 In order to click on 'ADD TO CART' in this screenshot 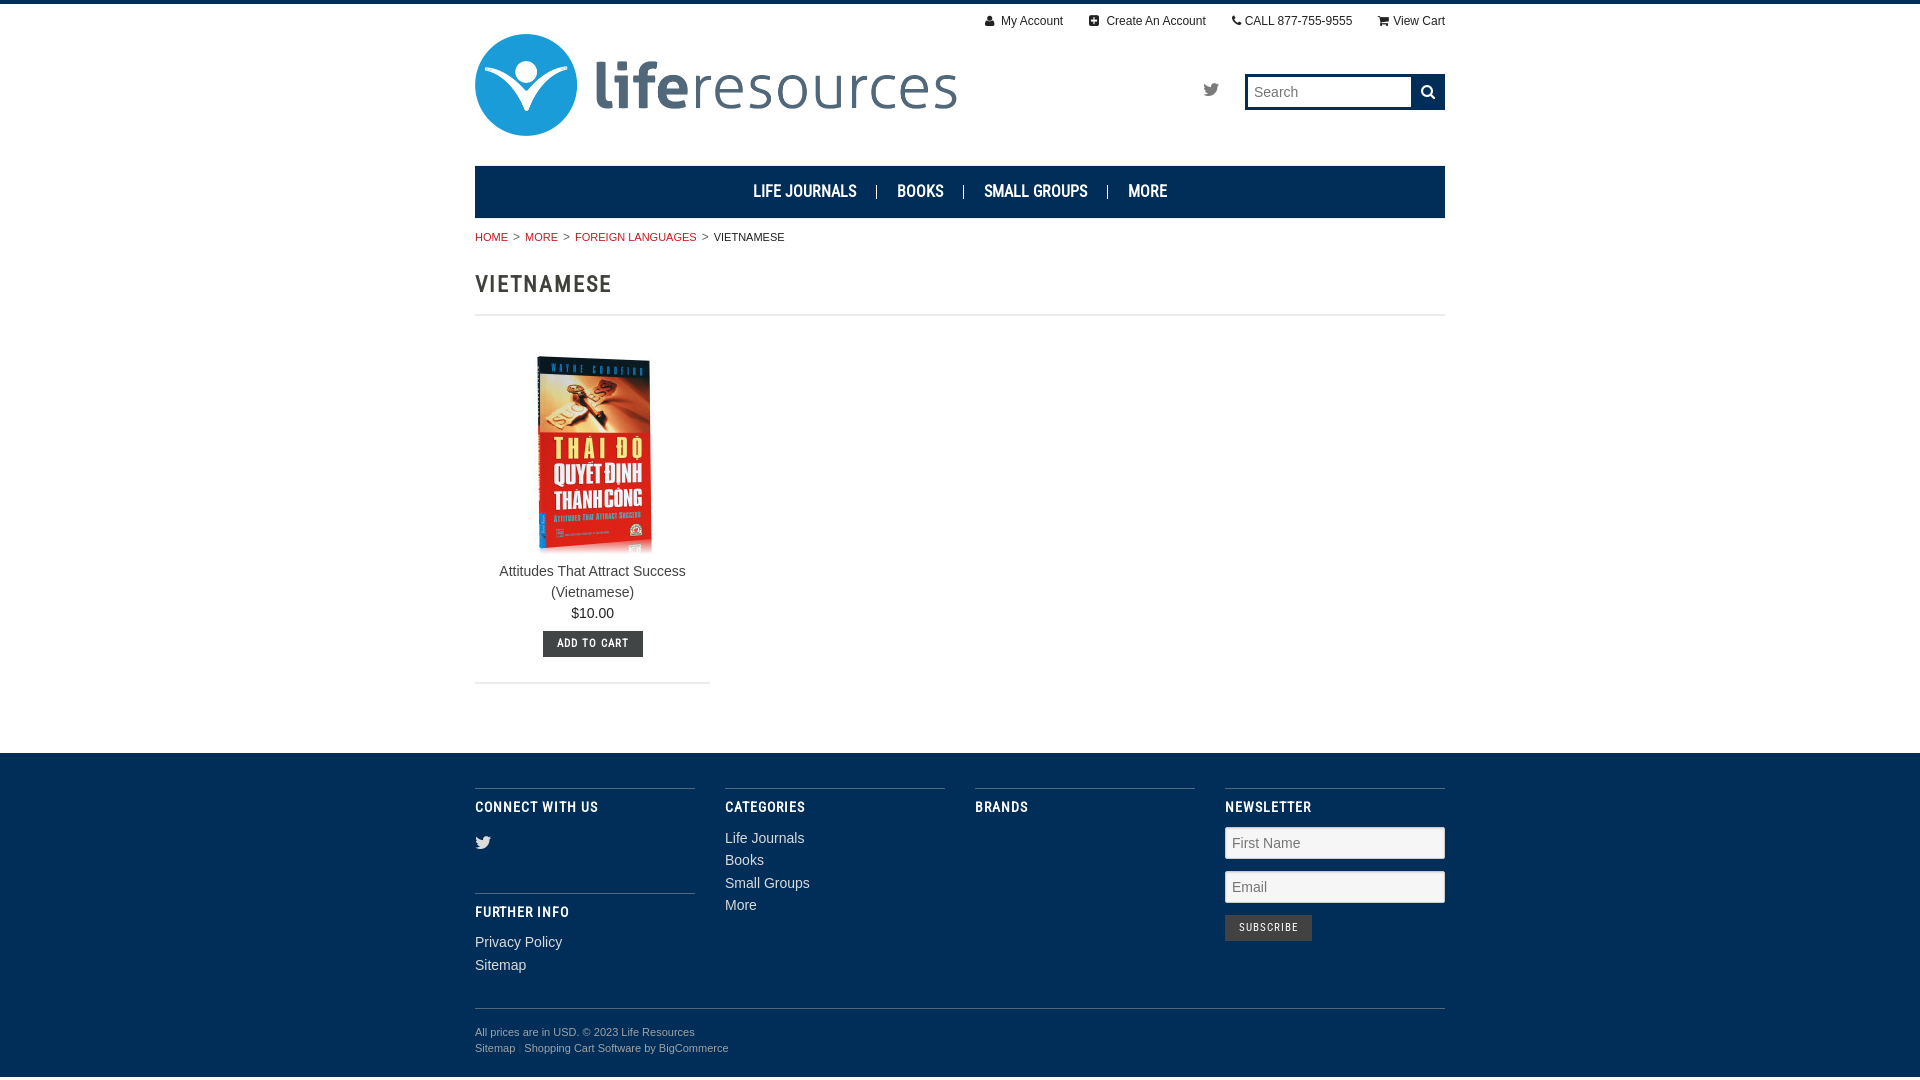, I will do `click(542, 644)`.